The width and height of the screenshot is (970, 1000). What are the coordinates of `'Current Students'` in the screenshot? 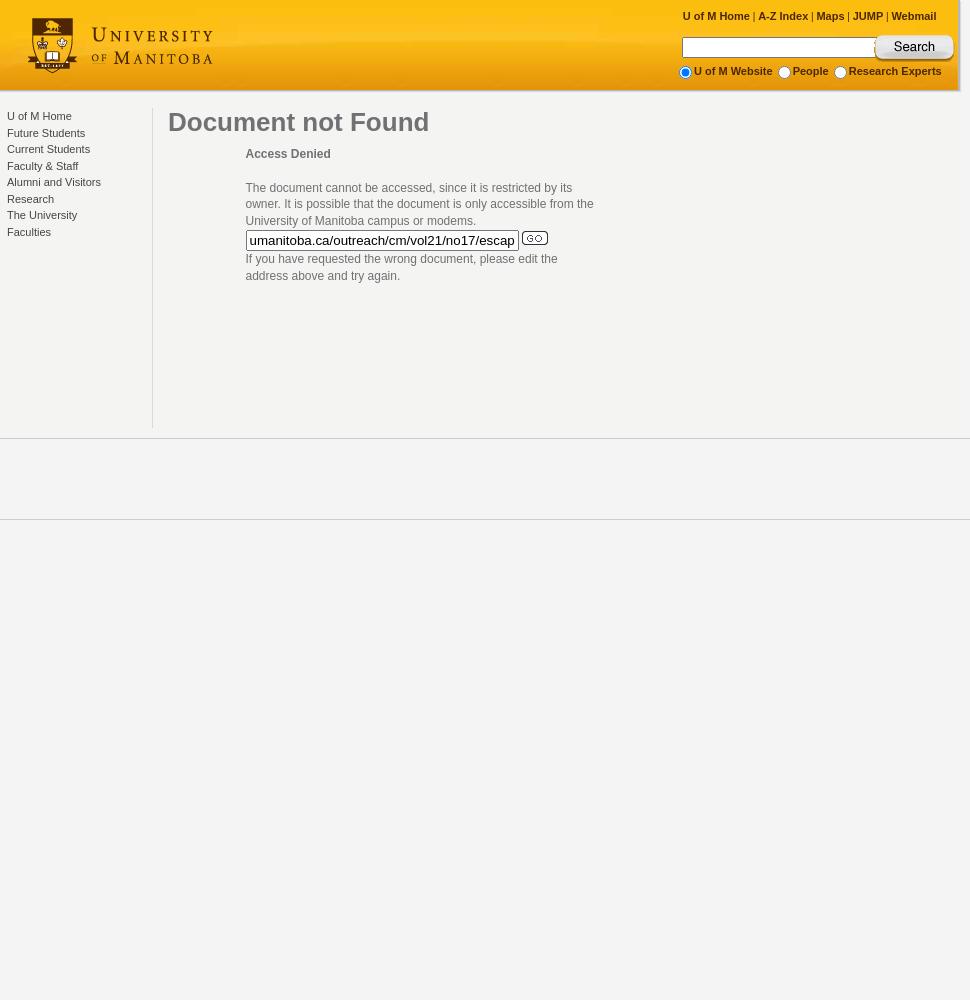 It's located at (48, 149).